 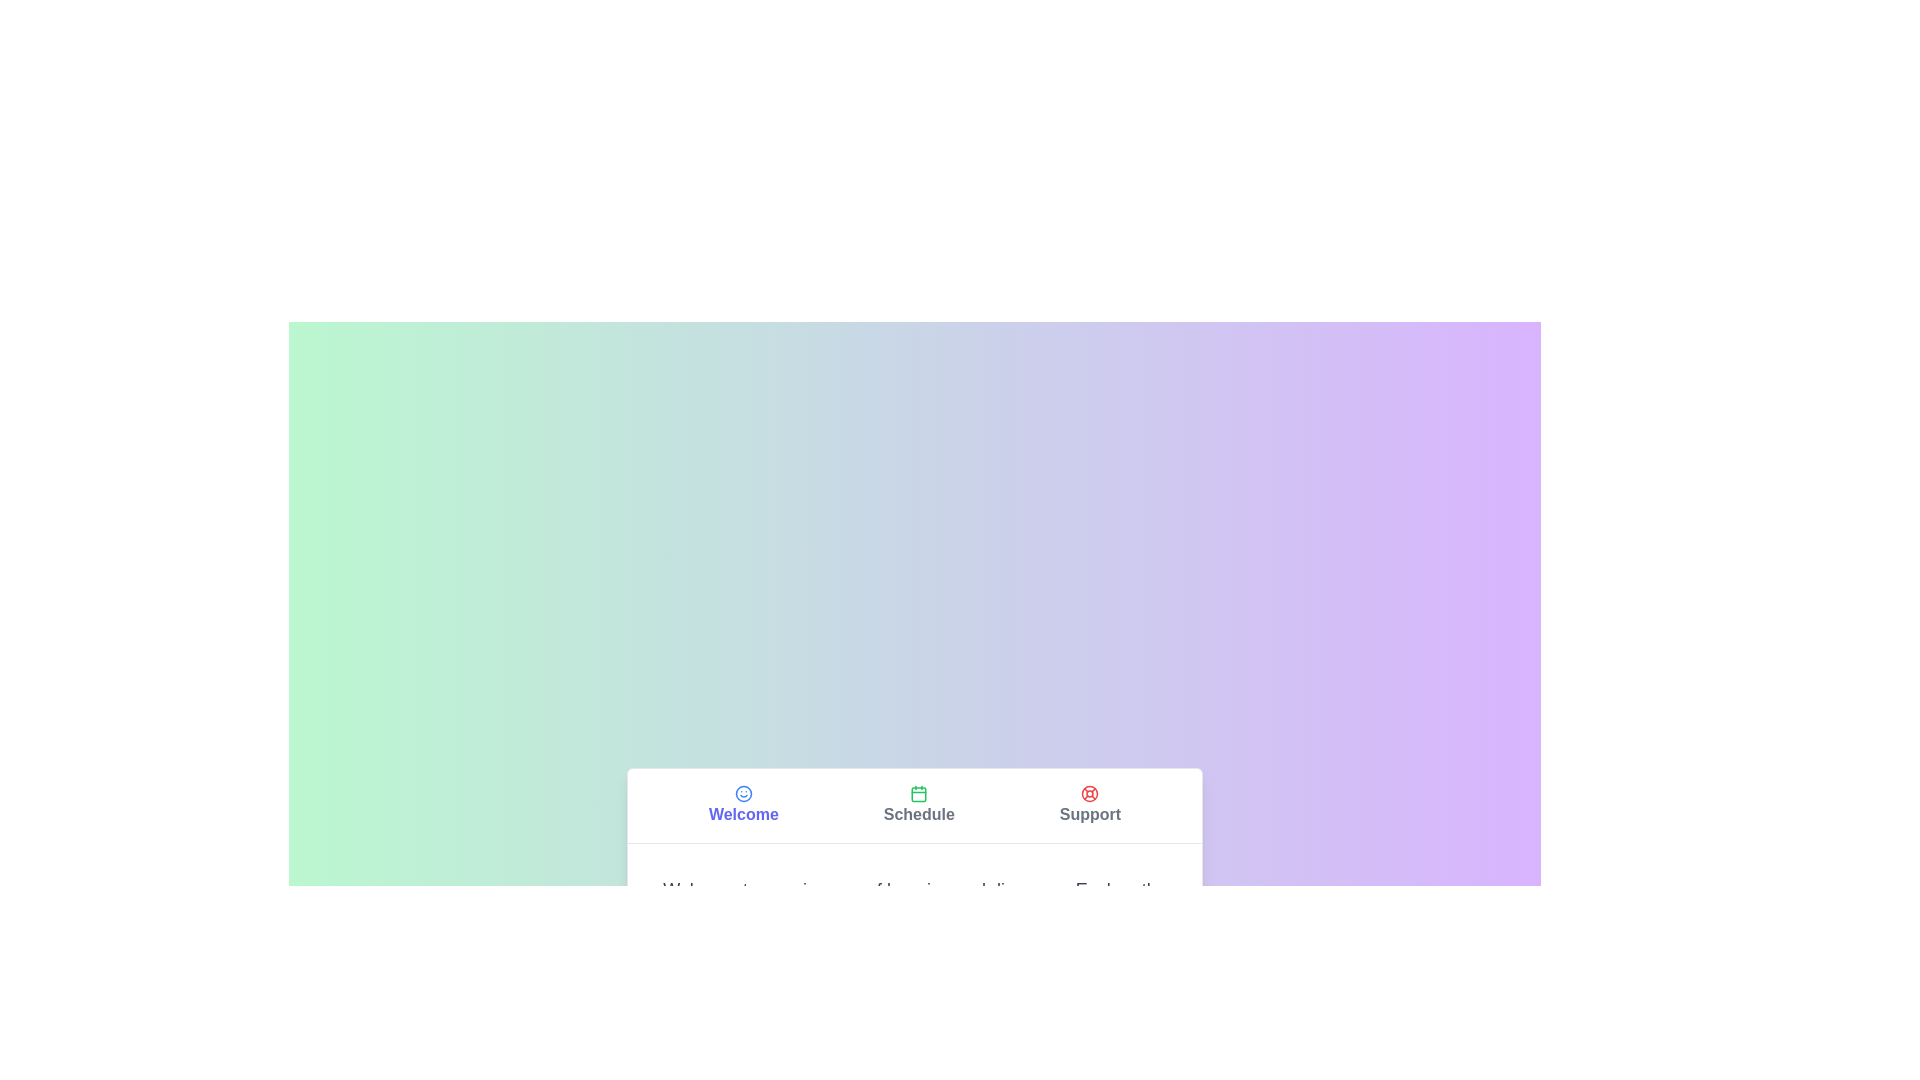 What do you see at coordinates (1089, 804) in the screenshot?
I see `the Support tab to view its content` at bounding box center [1089, 804].